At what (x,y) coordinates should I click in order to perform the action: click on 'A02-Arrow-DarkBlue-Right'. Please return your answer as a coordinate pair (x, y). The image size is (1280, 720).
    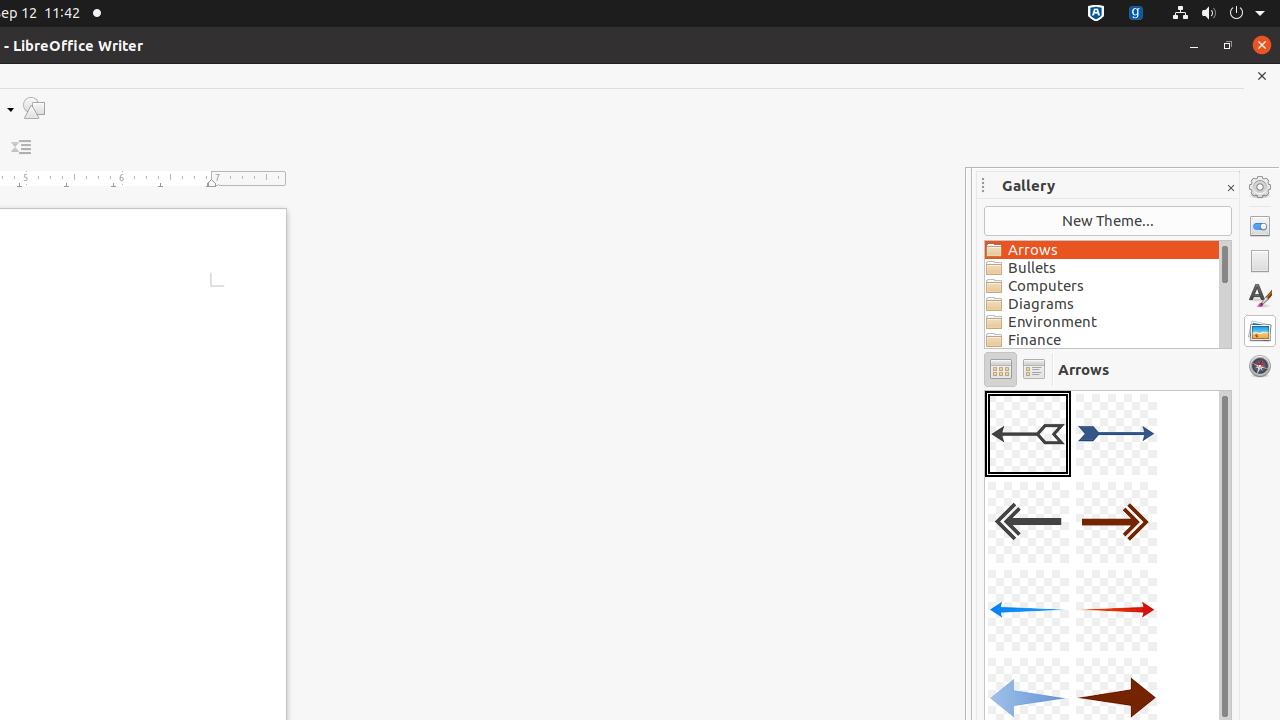
    Looking at the image, I should click on (1115, 433).